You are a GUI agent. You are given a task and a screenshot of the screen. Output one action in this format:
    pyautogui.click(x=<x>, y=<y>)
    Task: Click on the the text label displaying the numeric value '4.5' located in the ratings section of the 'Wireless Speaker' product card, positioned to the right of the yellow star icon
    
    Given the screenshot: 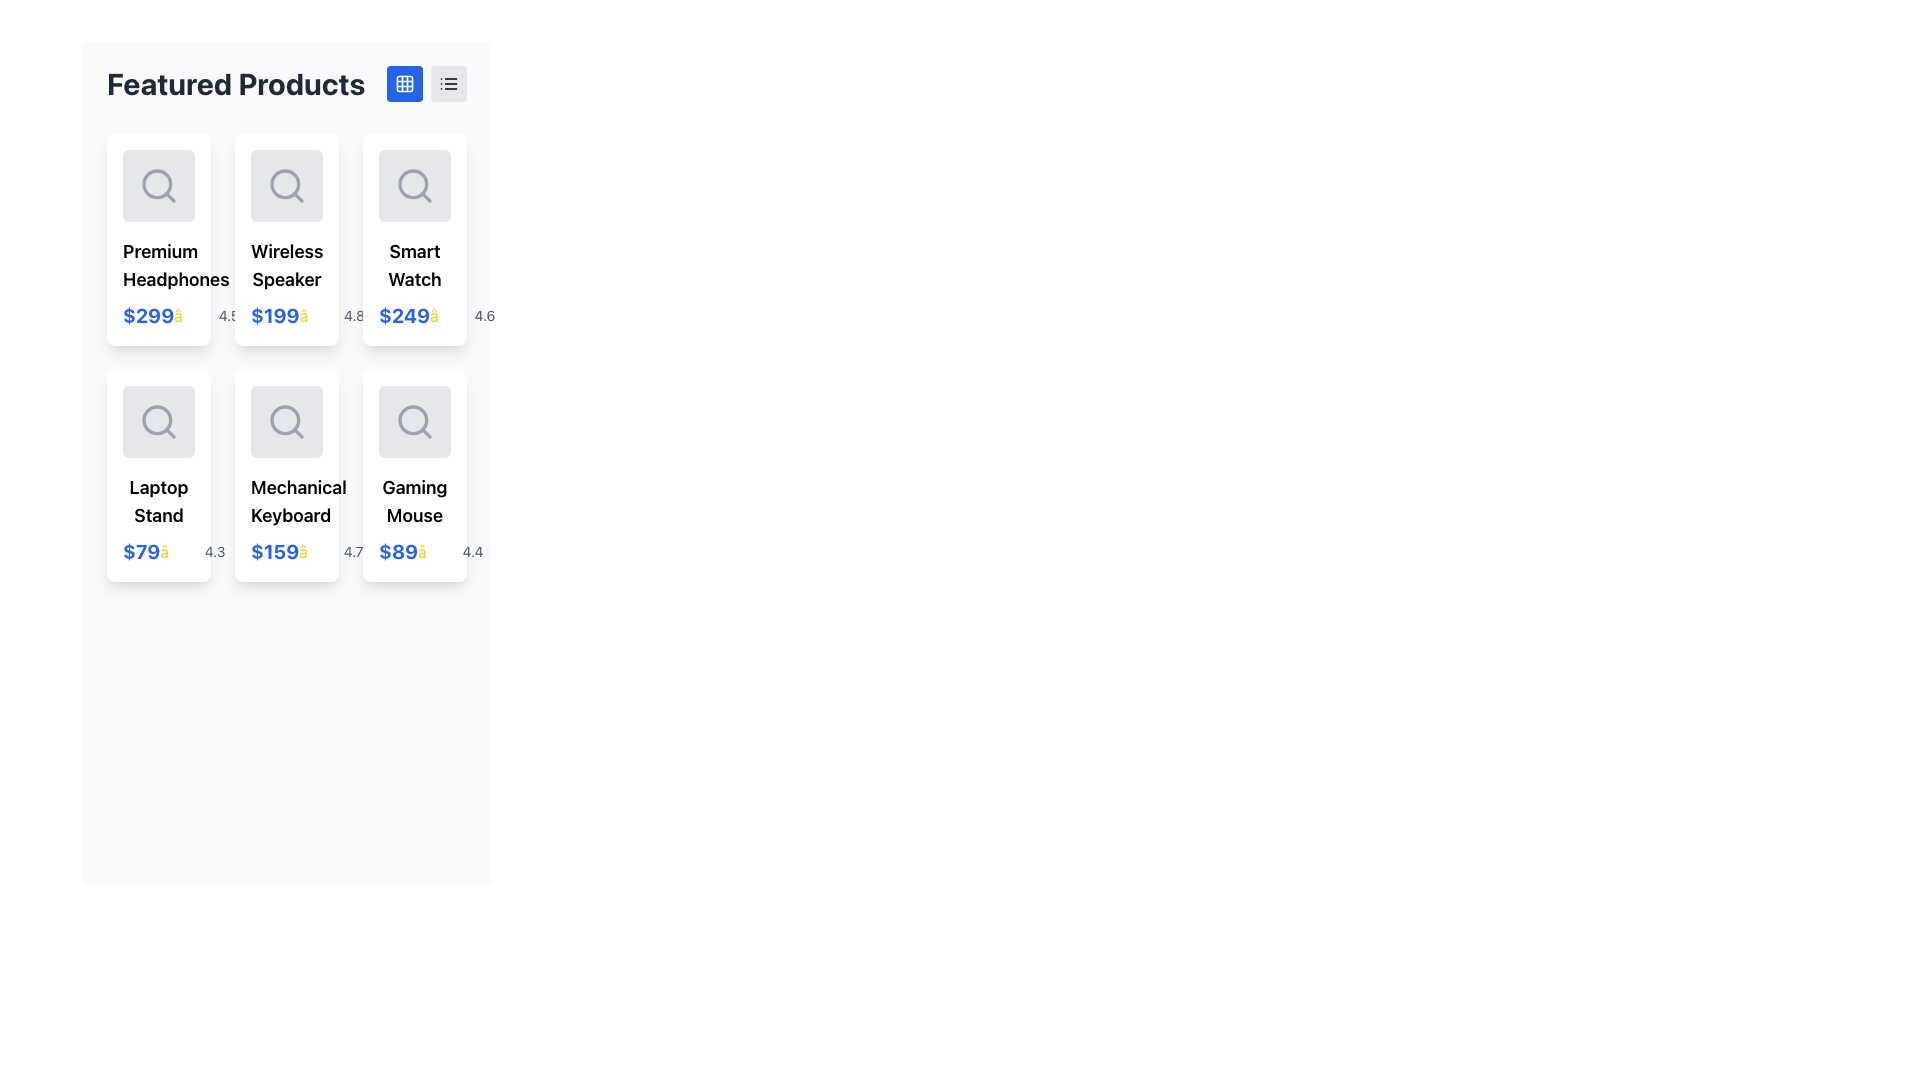 What is the action you would take?
    pyautogui.click(x=229, y=315)
    